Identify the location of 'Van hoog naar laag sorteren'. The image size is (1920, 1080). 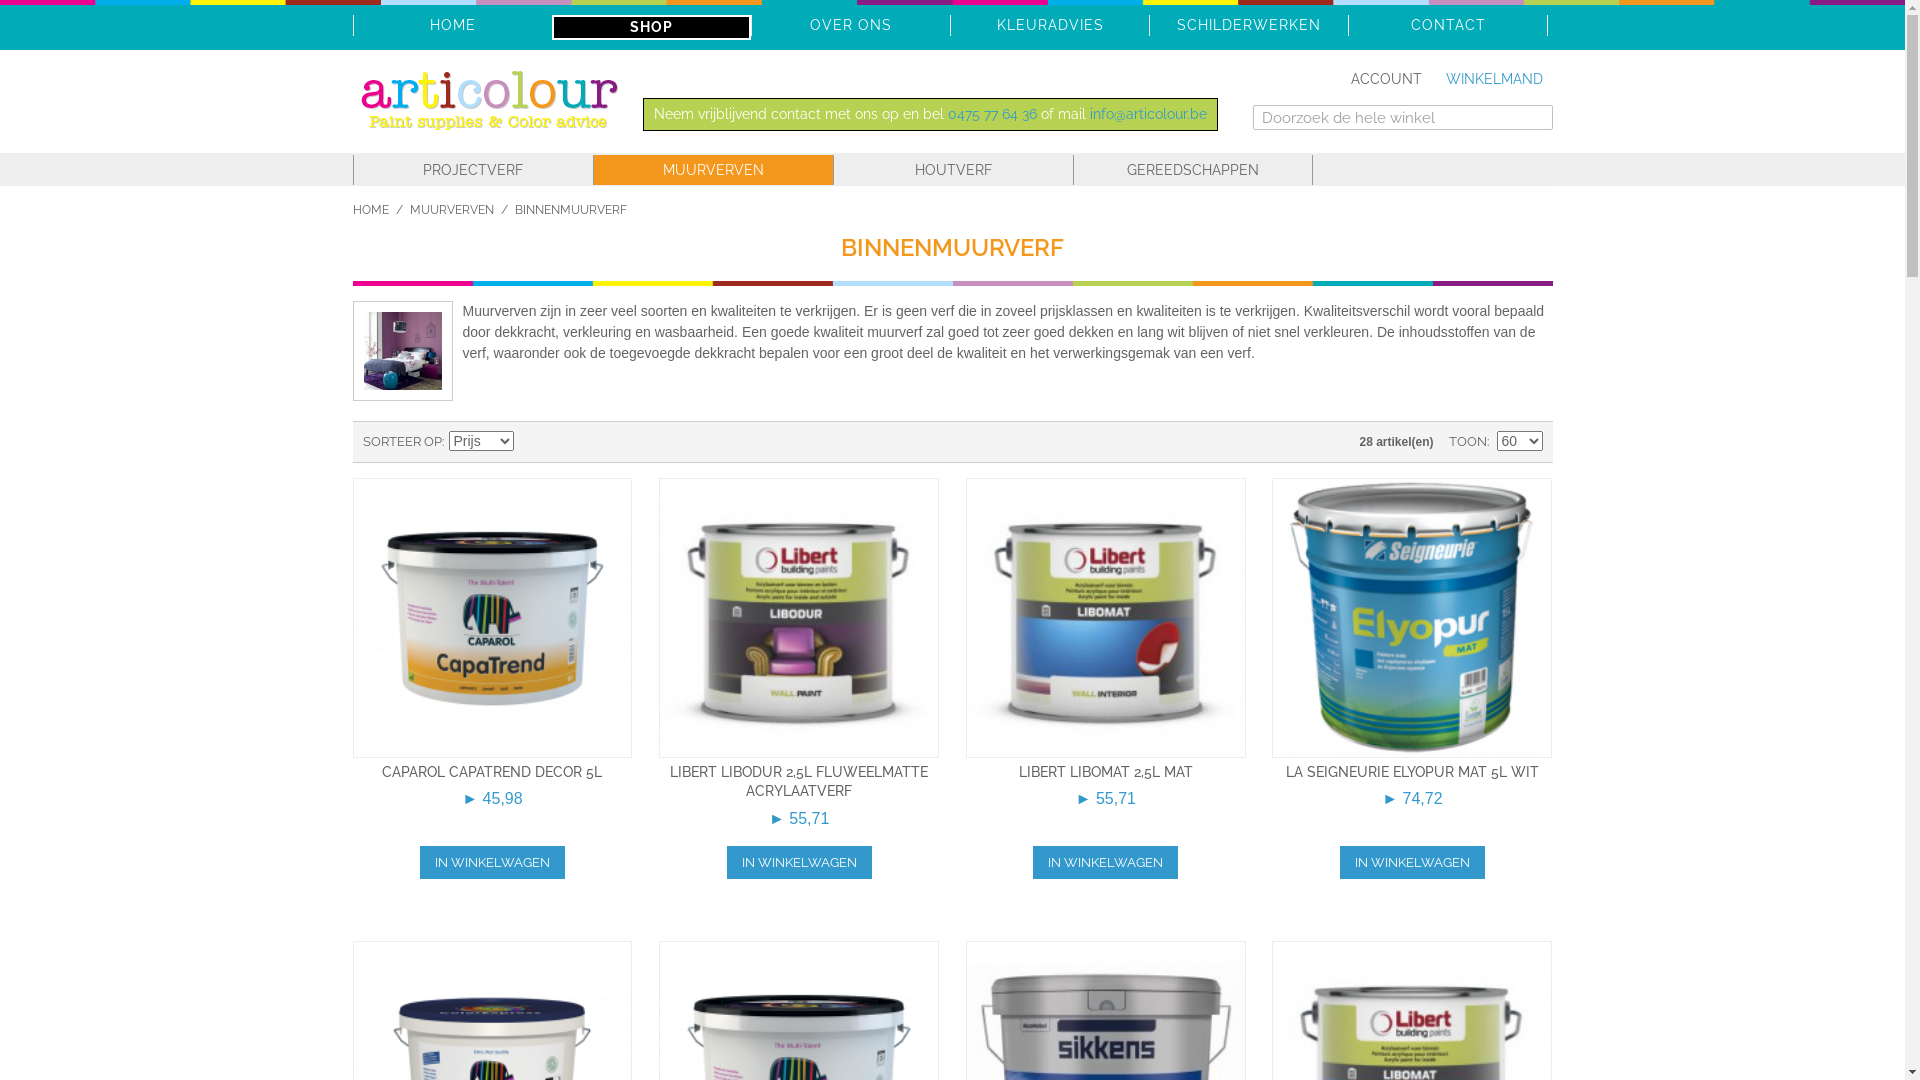
(531, 441).